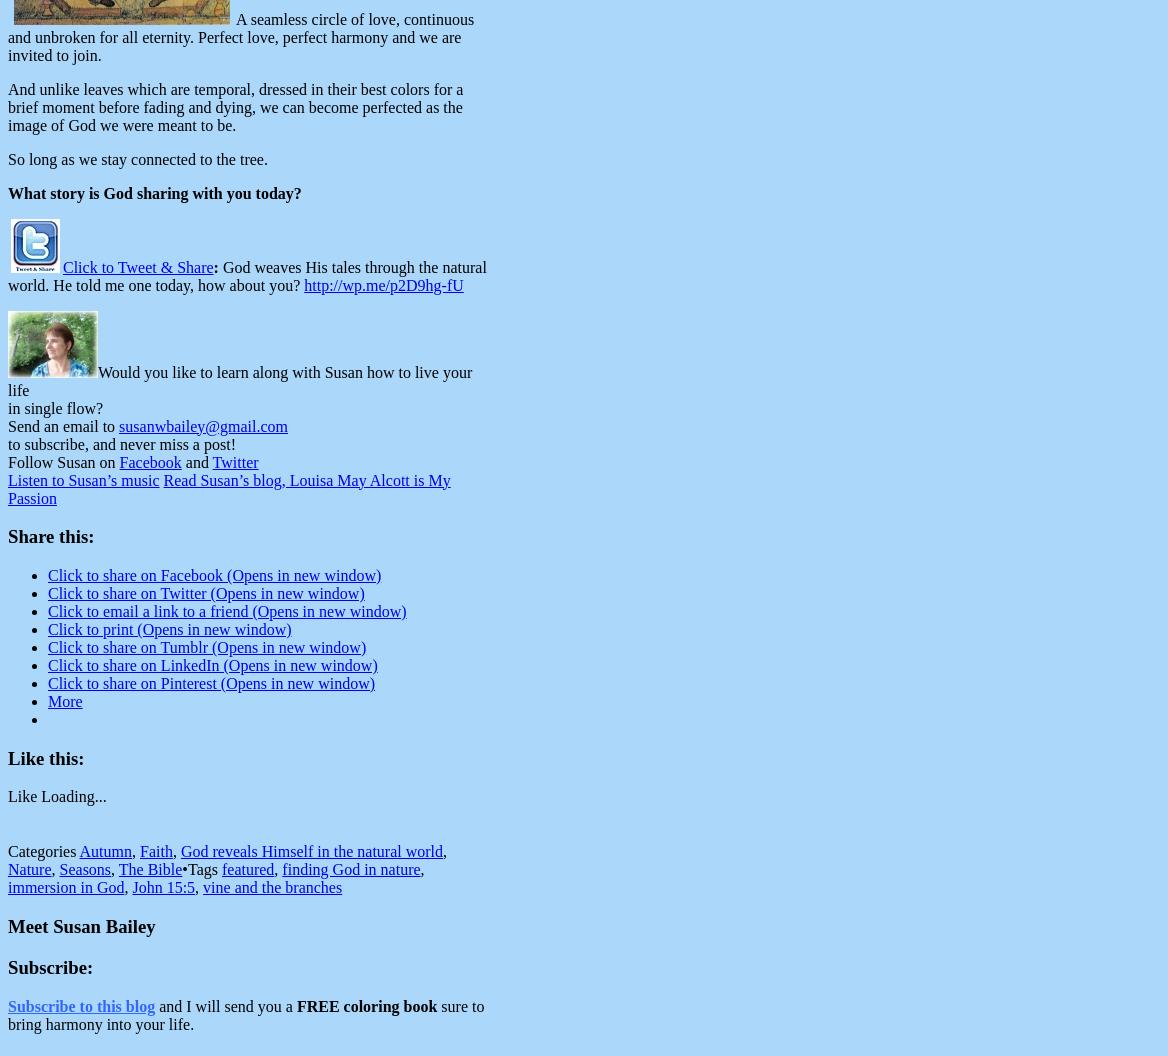  What do you see at coordinates (206, 645) in the screenshot?
I see `'Click to share on Tumblr (Opens in new window)'` at bounding box center [206, 645].